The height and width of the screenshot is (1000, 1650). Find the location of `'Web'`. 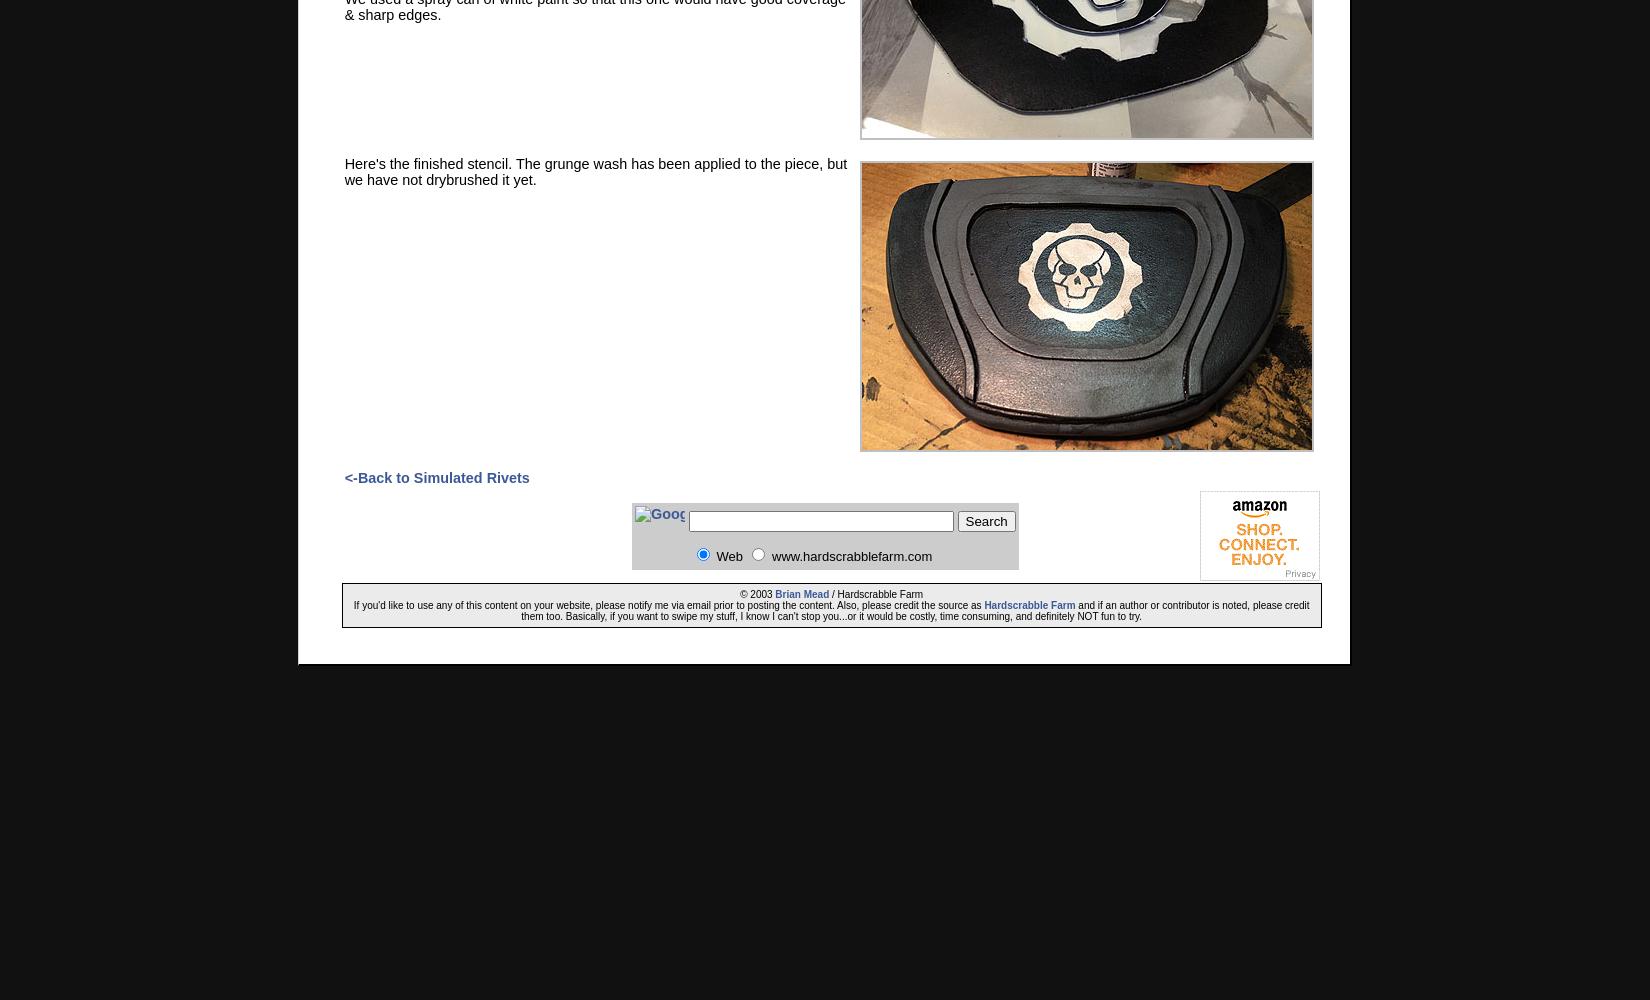

'Web' is located at coordinates (728, 555).